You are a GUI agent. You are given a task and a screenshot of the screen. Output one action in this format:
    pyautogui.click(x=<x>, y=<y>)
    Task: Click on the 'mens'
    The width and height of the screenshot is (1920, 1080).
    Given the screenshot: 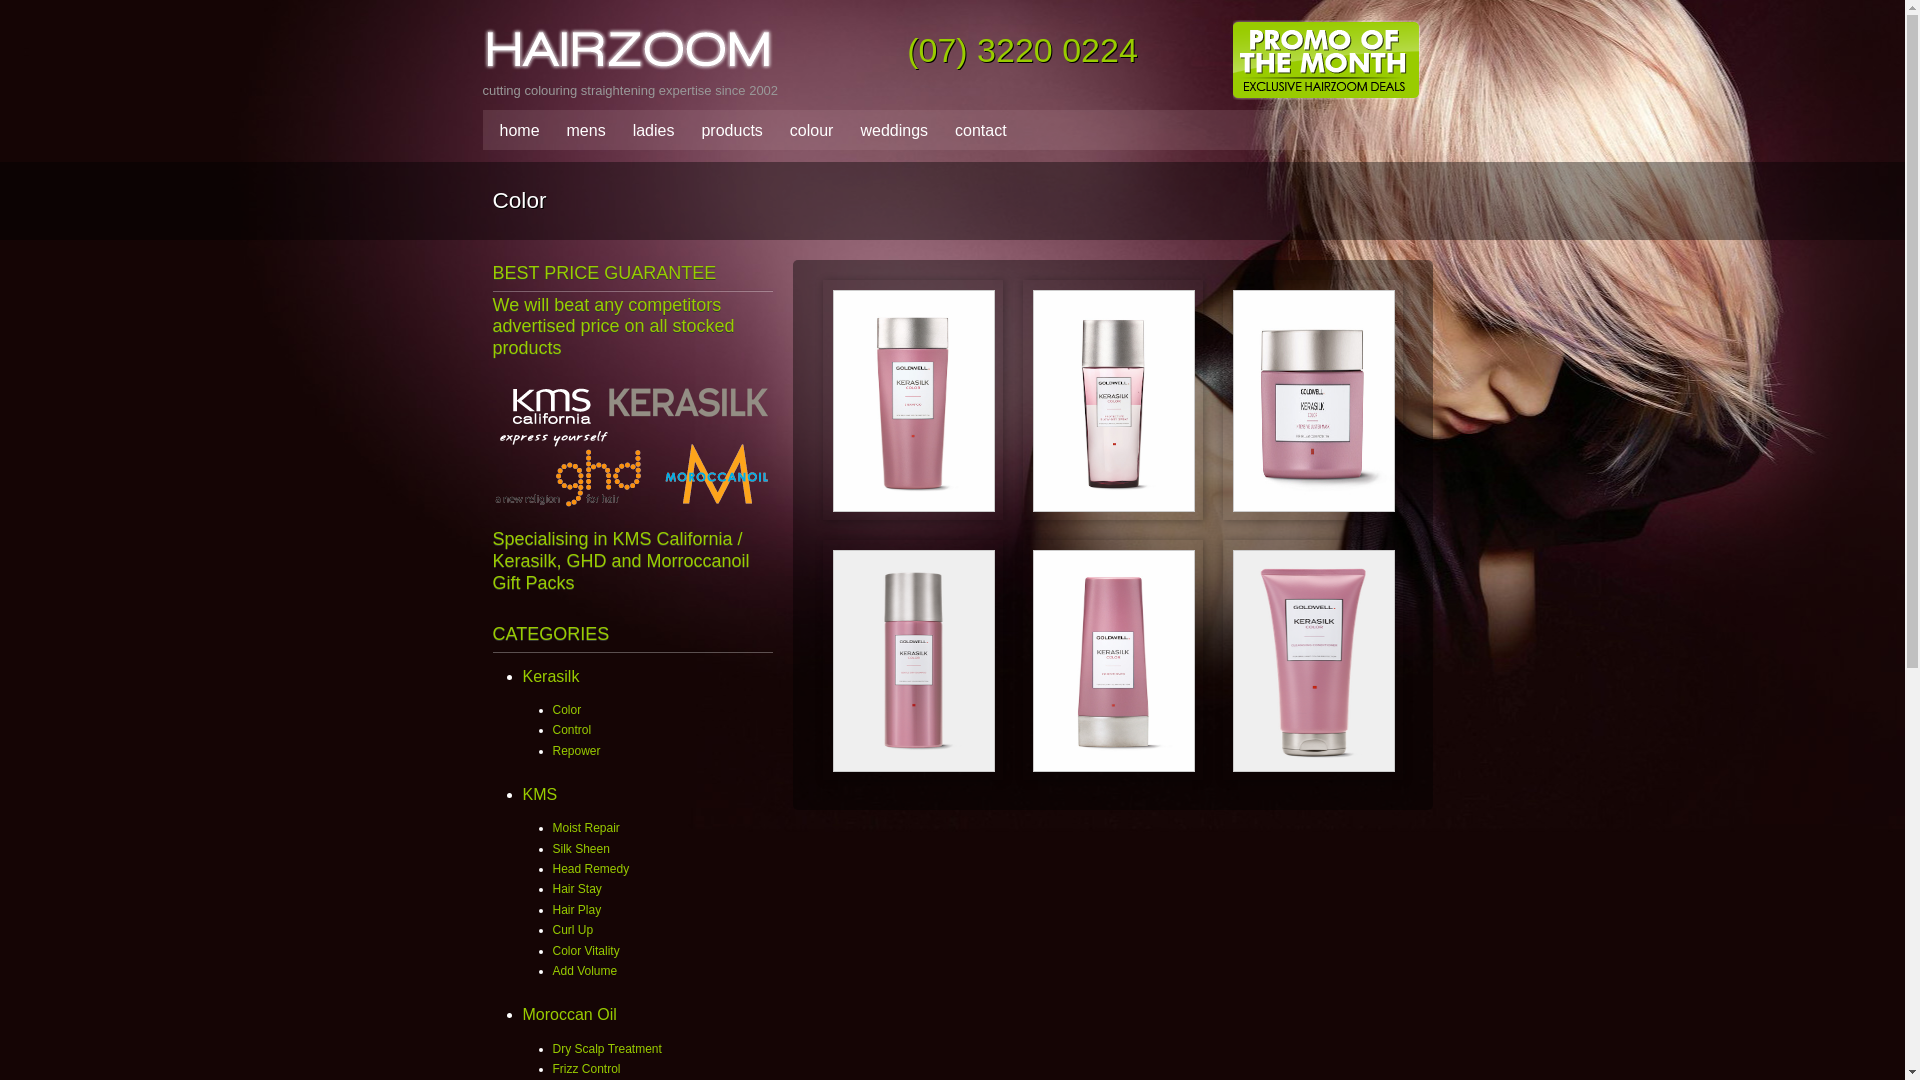 What is the action you would take?
    pyautogui.click(x=580, y=131)
    